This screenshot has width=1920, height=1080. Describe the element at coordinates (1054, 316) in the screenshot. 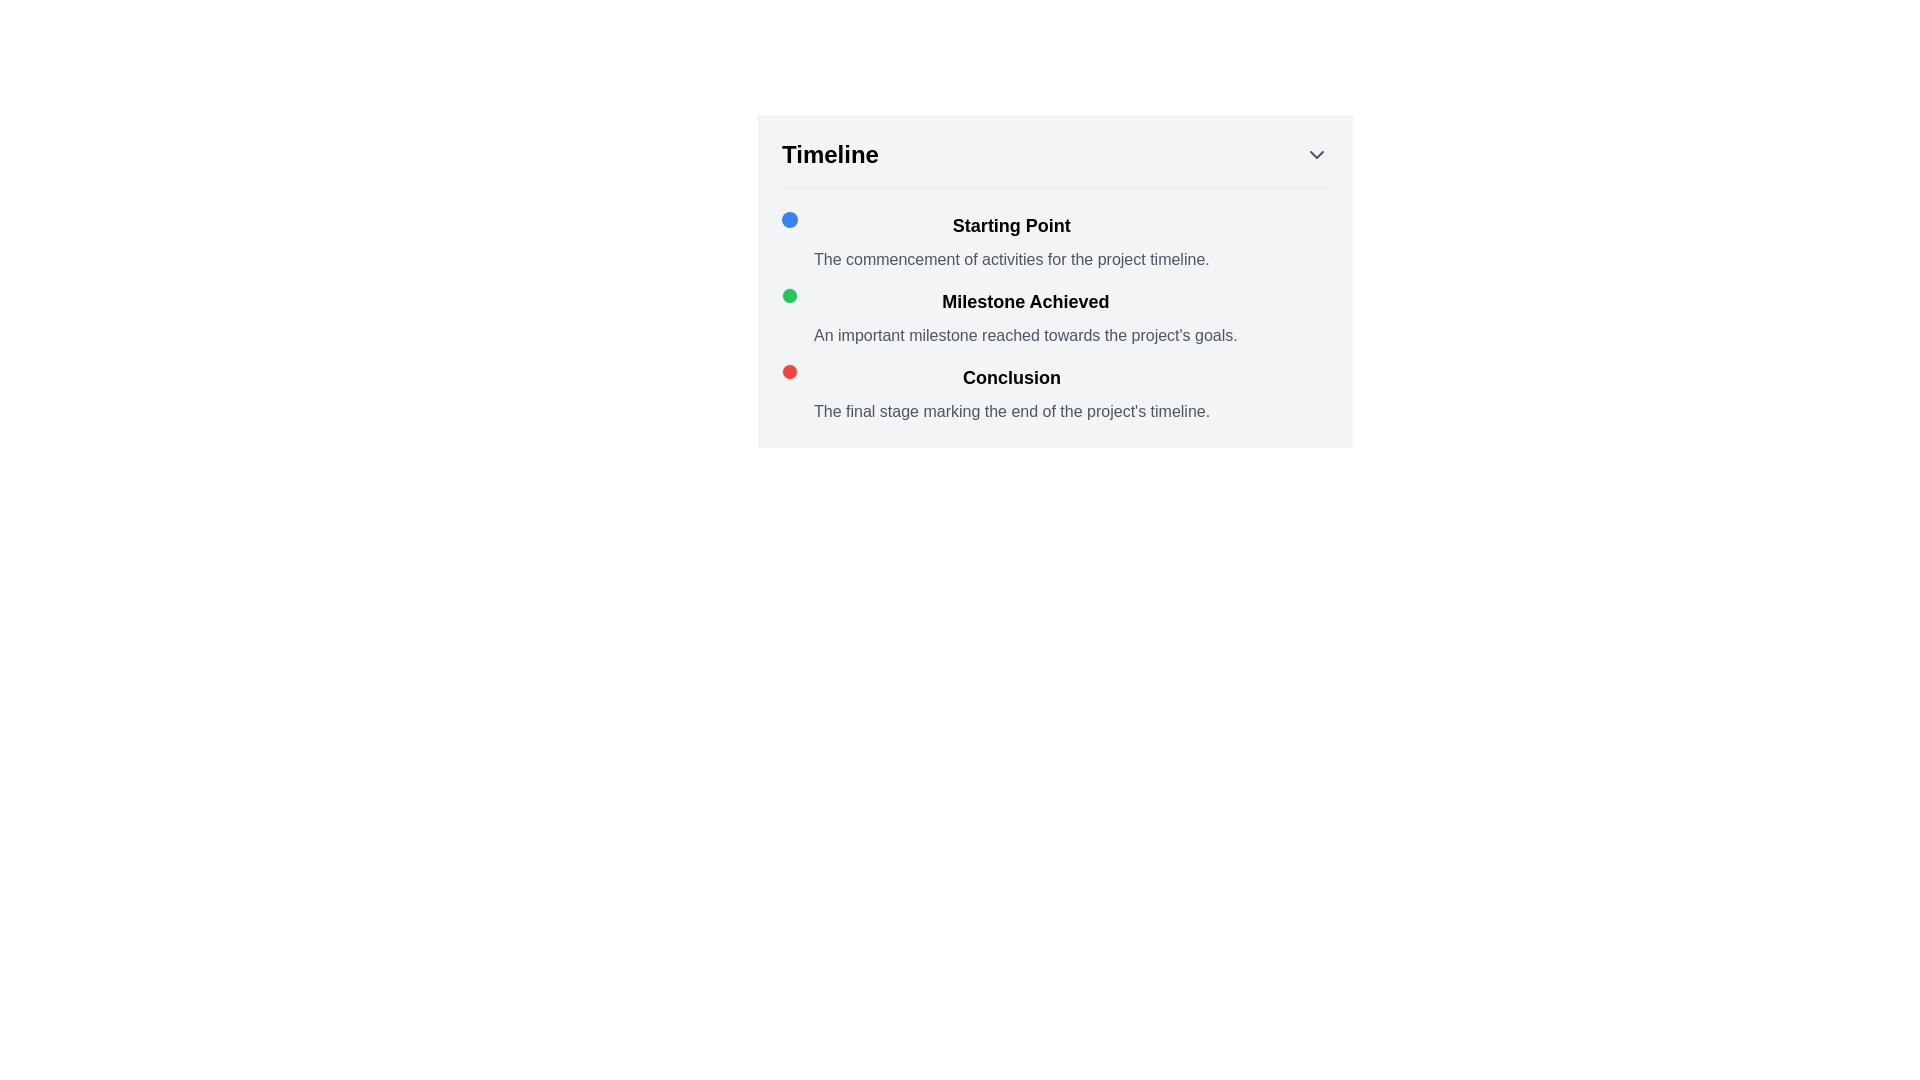

I see `the second stage of the timeline list item, which is positioned between 'Starting Point' and 'Conclusion'` at that location.